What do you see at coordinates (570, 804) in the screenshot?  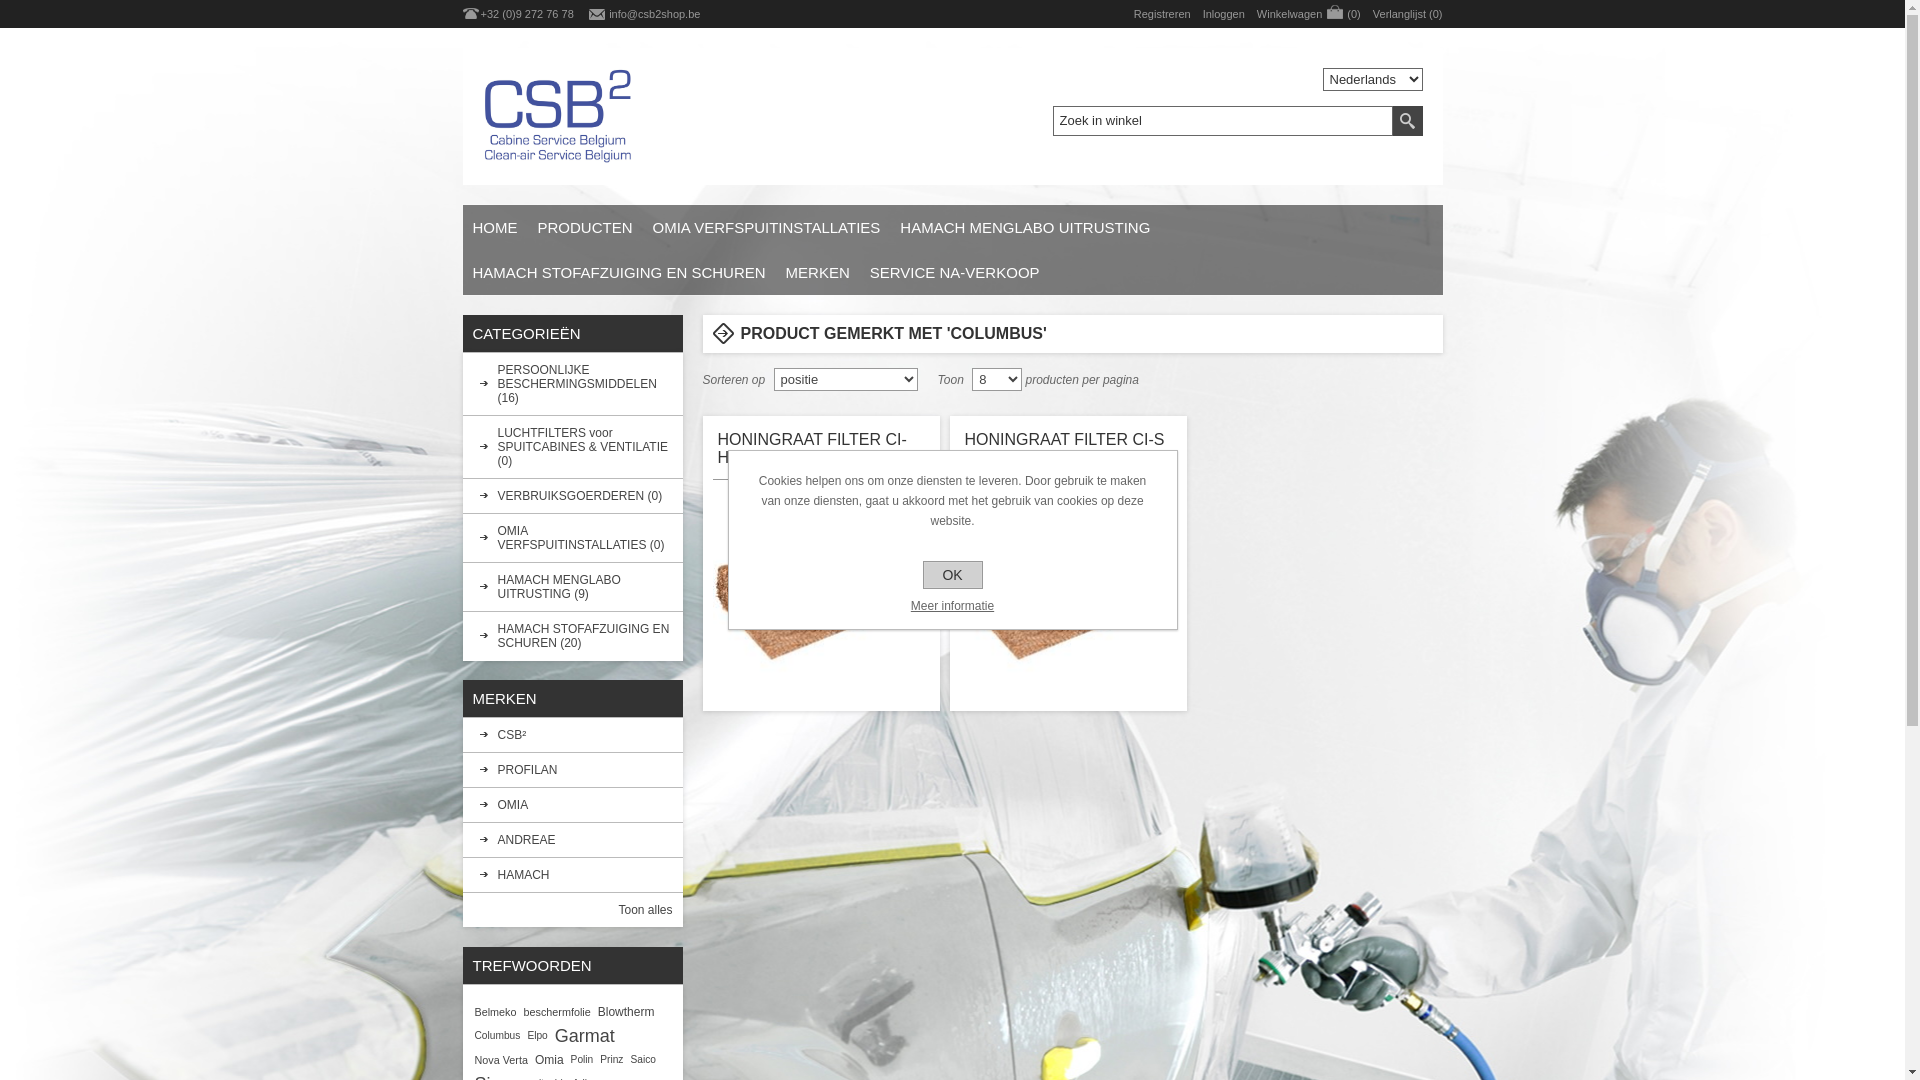 I see `'OMIA'` at bounding box center [570, 804].